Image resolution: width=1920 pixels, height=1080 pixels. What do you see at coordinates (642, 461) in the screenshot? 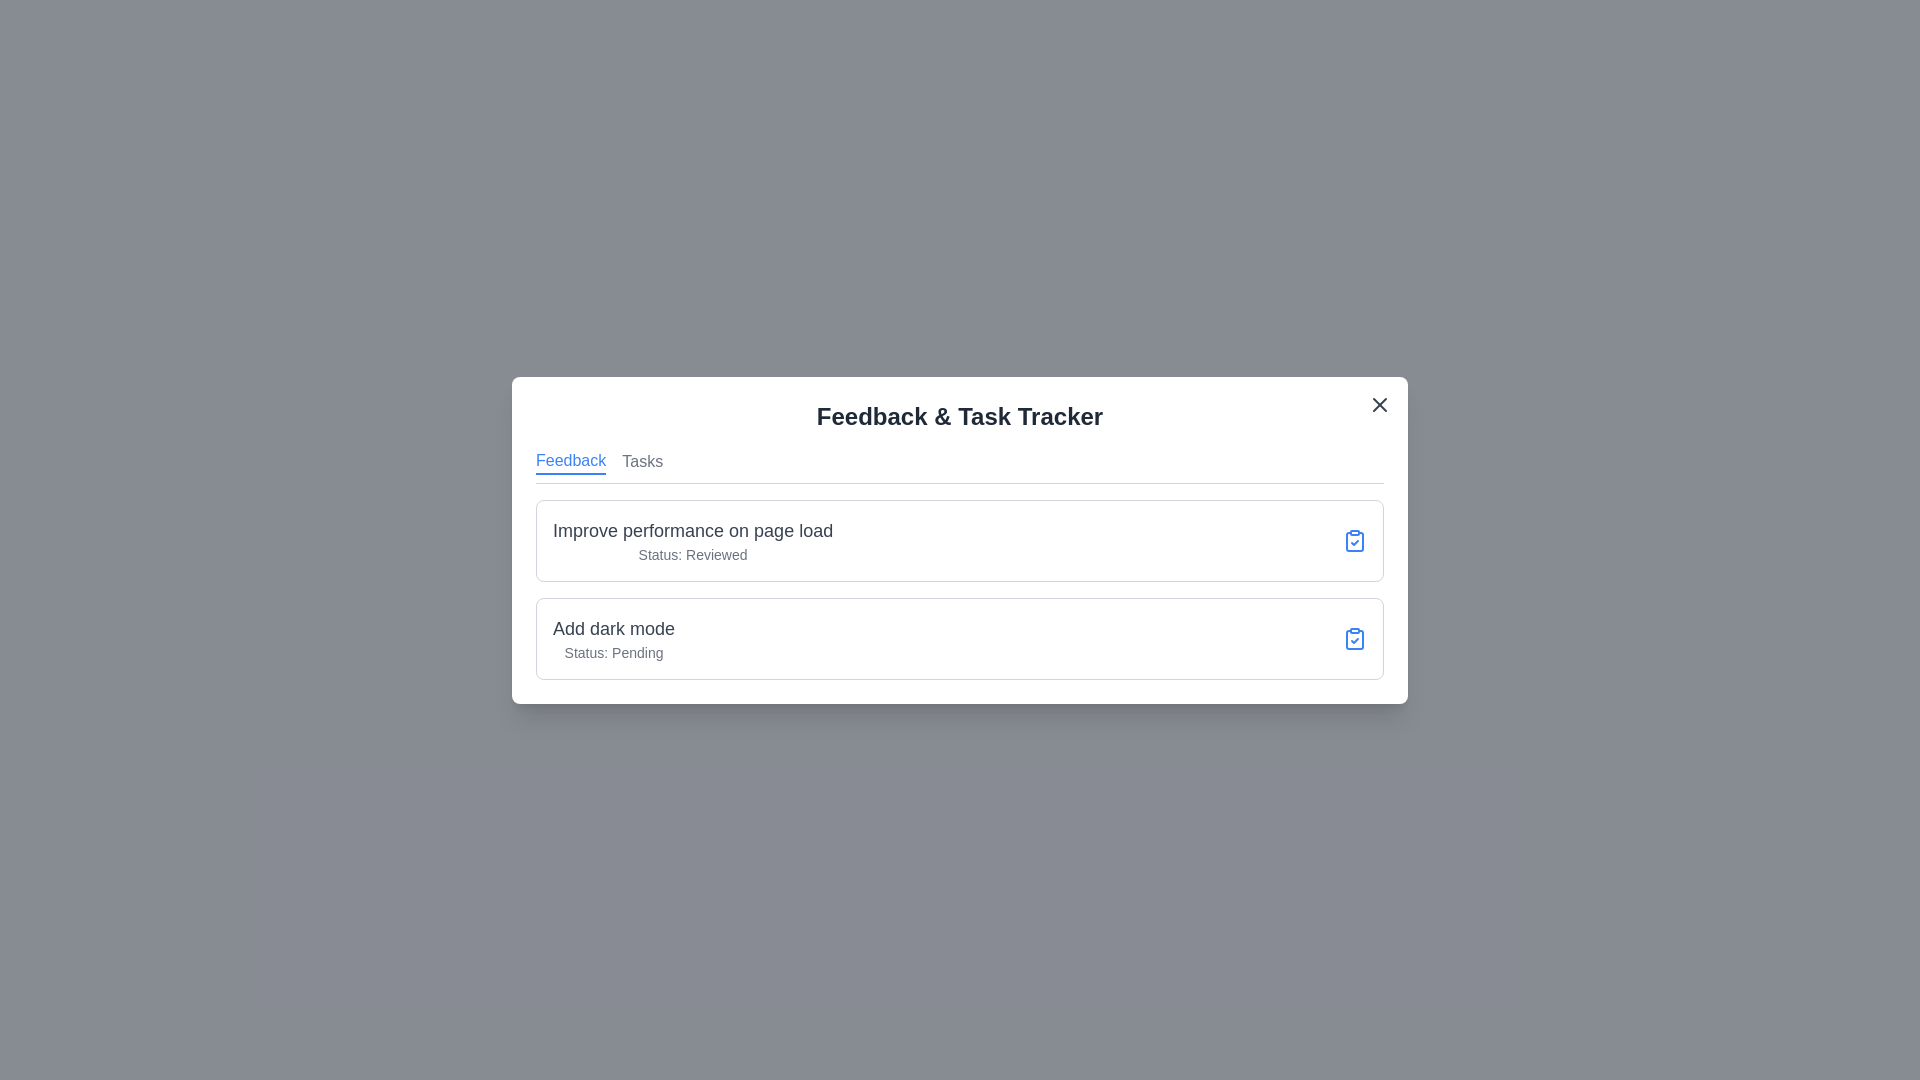
I see `the 'Tasks' Navigation Tab located in the horizontal navigation bar at the top center of the 'Feedback & Task Tracker' section` at bounding box center [642, 461].